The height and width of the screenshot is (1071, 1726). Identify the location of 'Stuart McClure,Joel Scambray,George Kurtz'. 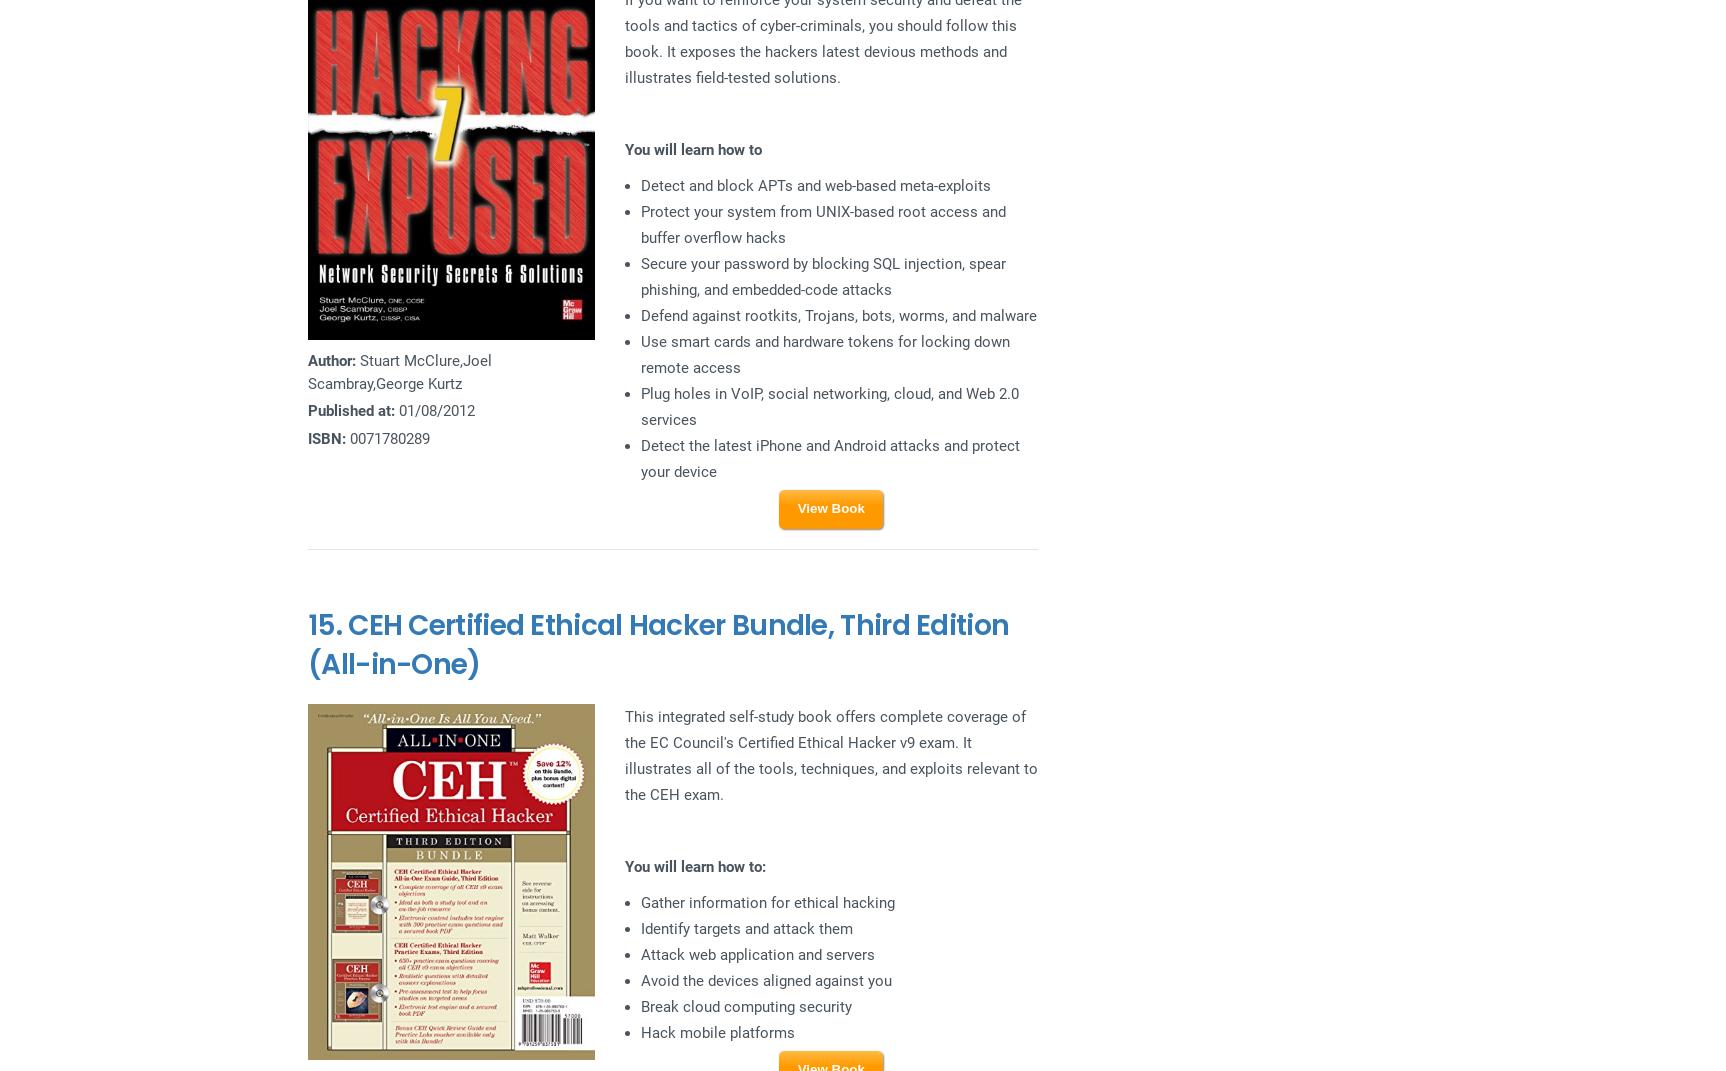
(399, 370).